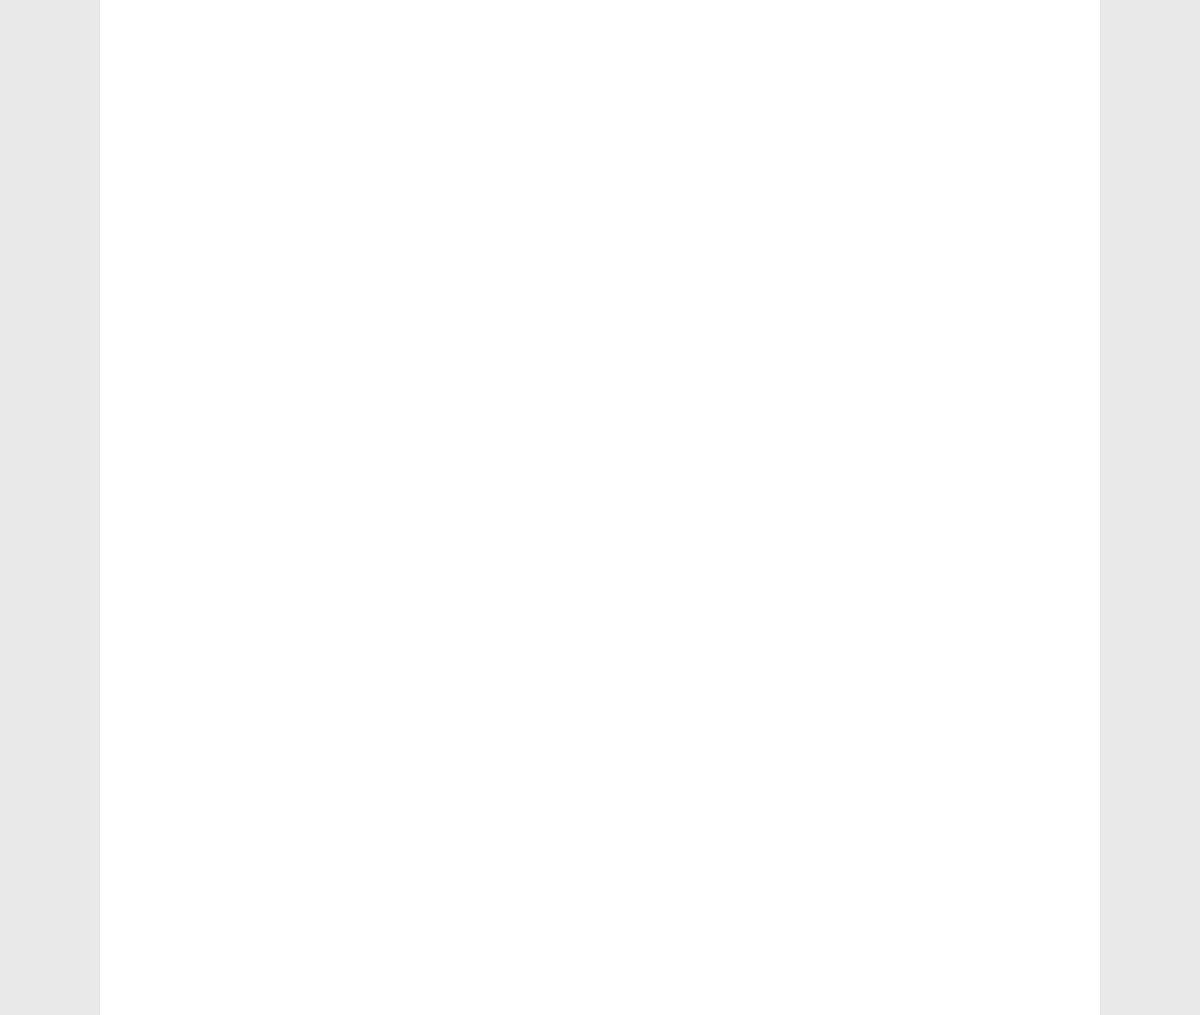  I want to click on 'Skating', so click(179, 969).